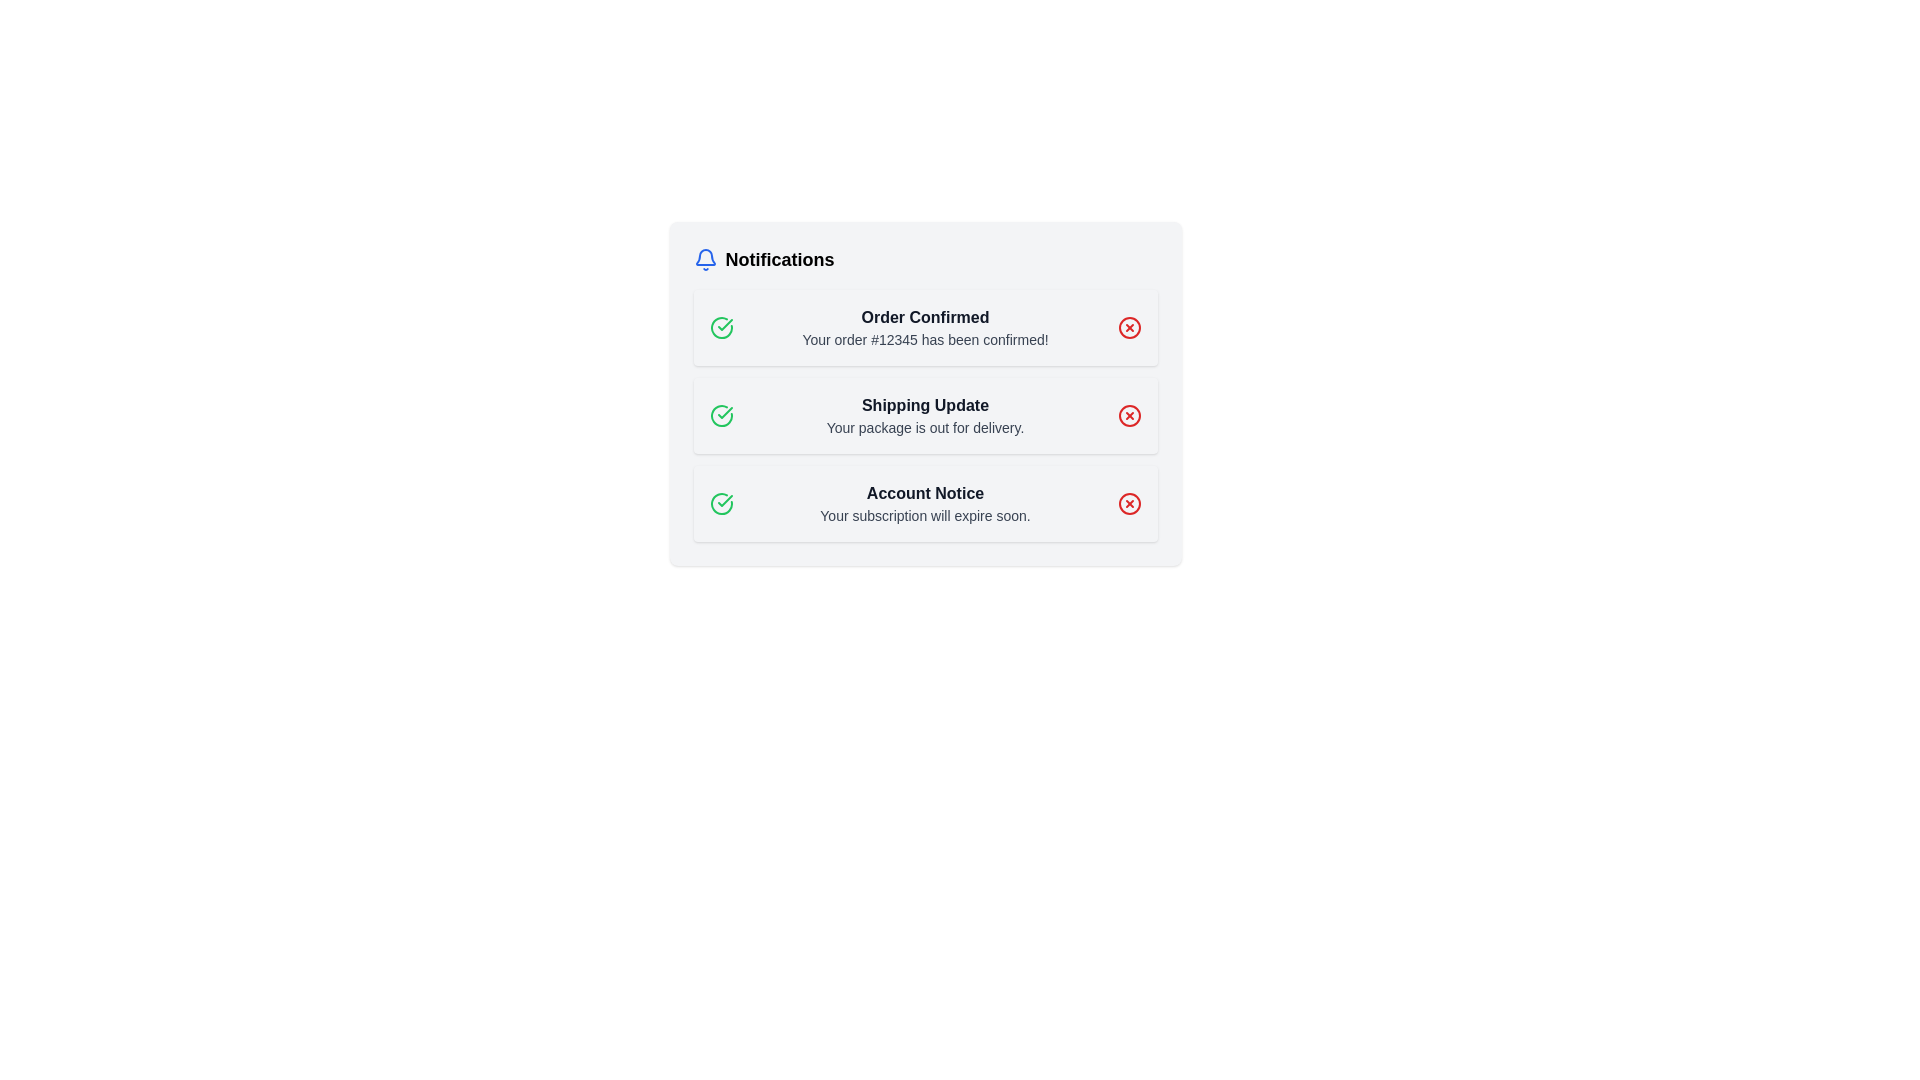 The width and height of the screenshot is (1920, 1080). What do you see at coordinates (924, 405) in the screenshot?
I see `the 'Shipping Update' text label, which is displayed in bold and serves as a header for a shipping status notification, located in the middle notification box` at bounding box center [924, 405].